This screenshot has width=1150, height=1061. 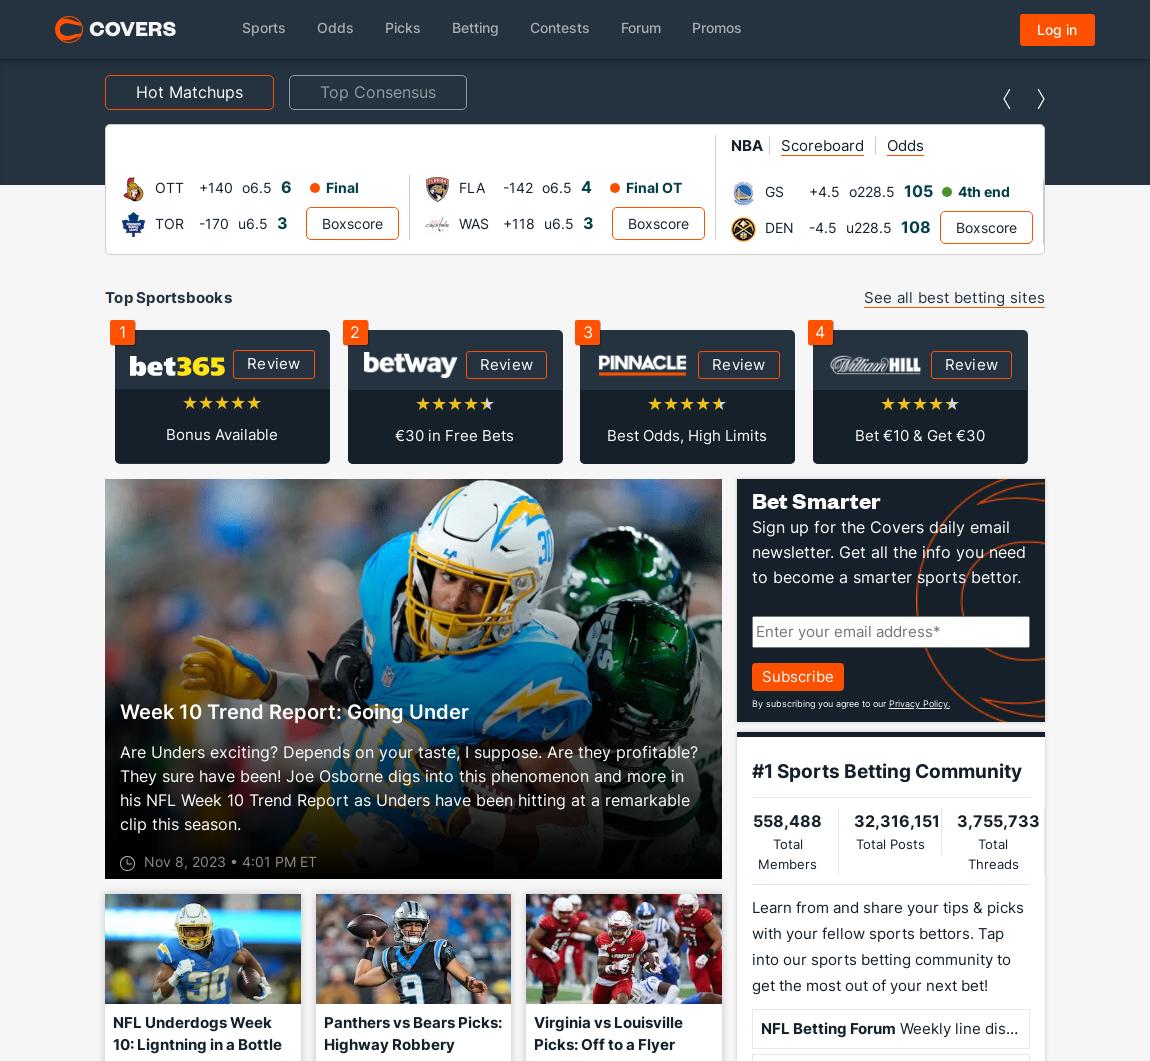 I want to click on 'HOU', so click(x=1133, y=221).